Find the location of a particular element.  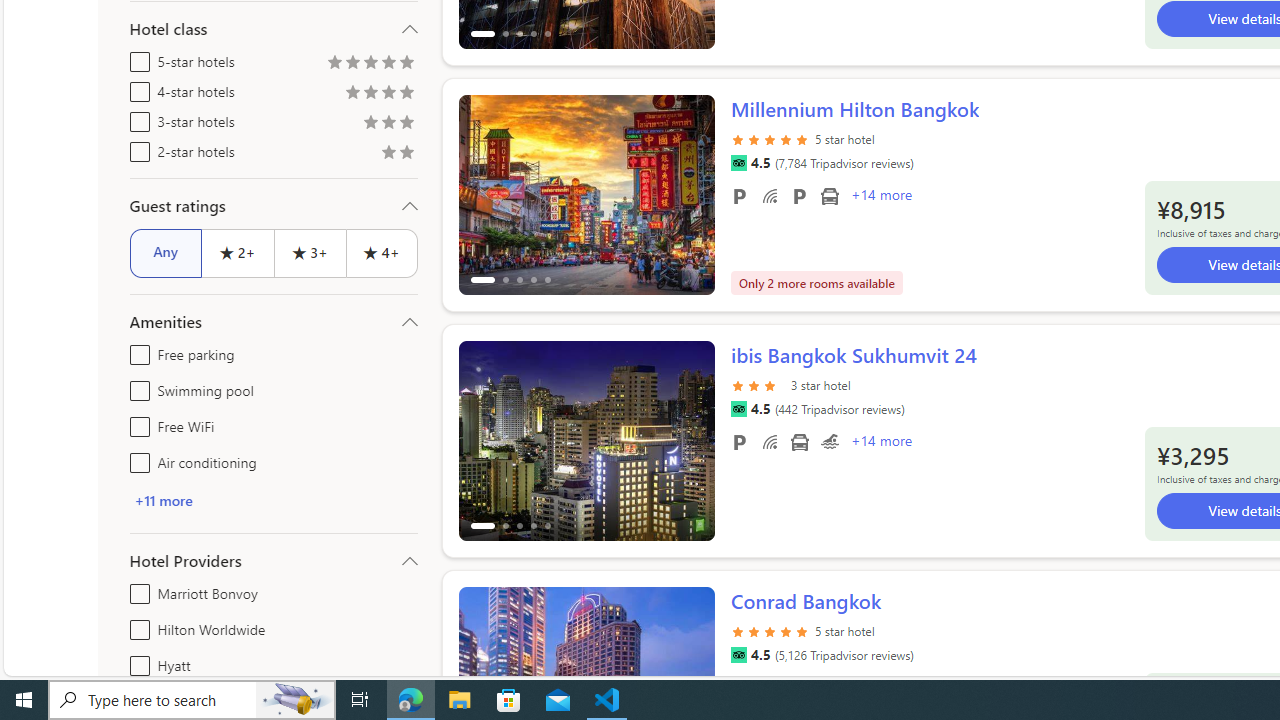

'Hotel Providers' is located at coordinates (272, 560).